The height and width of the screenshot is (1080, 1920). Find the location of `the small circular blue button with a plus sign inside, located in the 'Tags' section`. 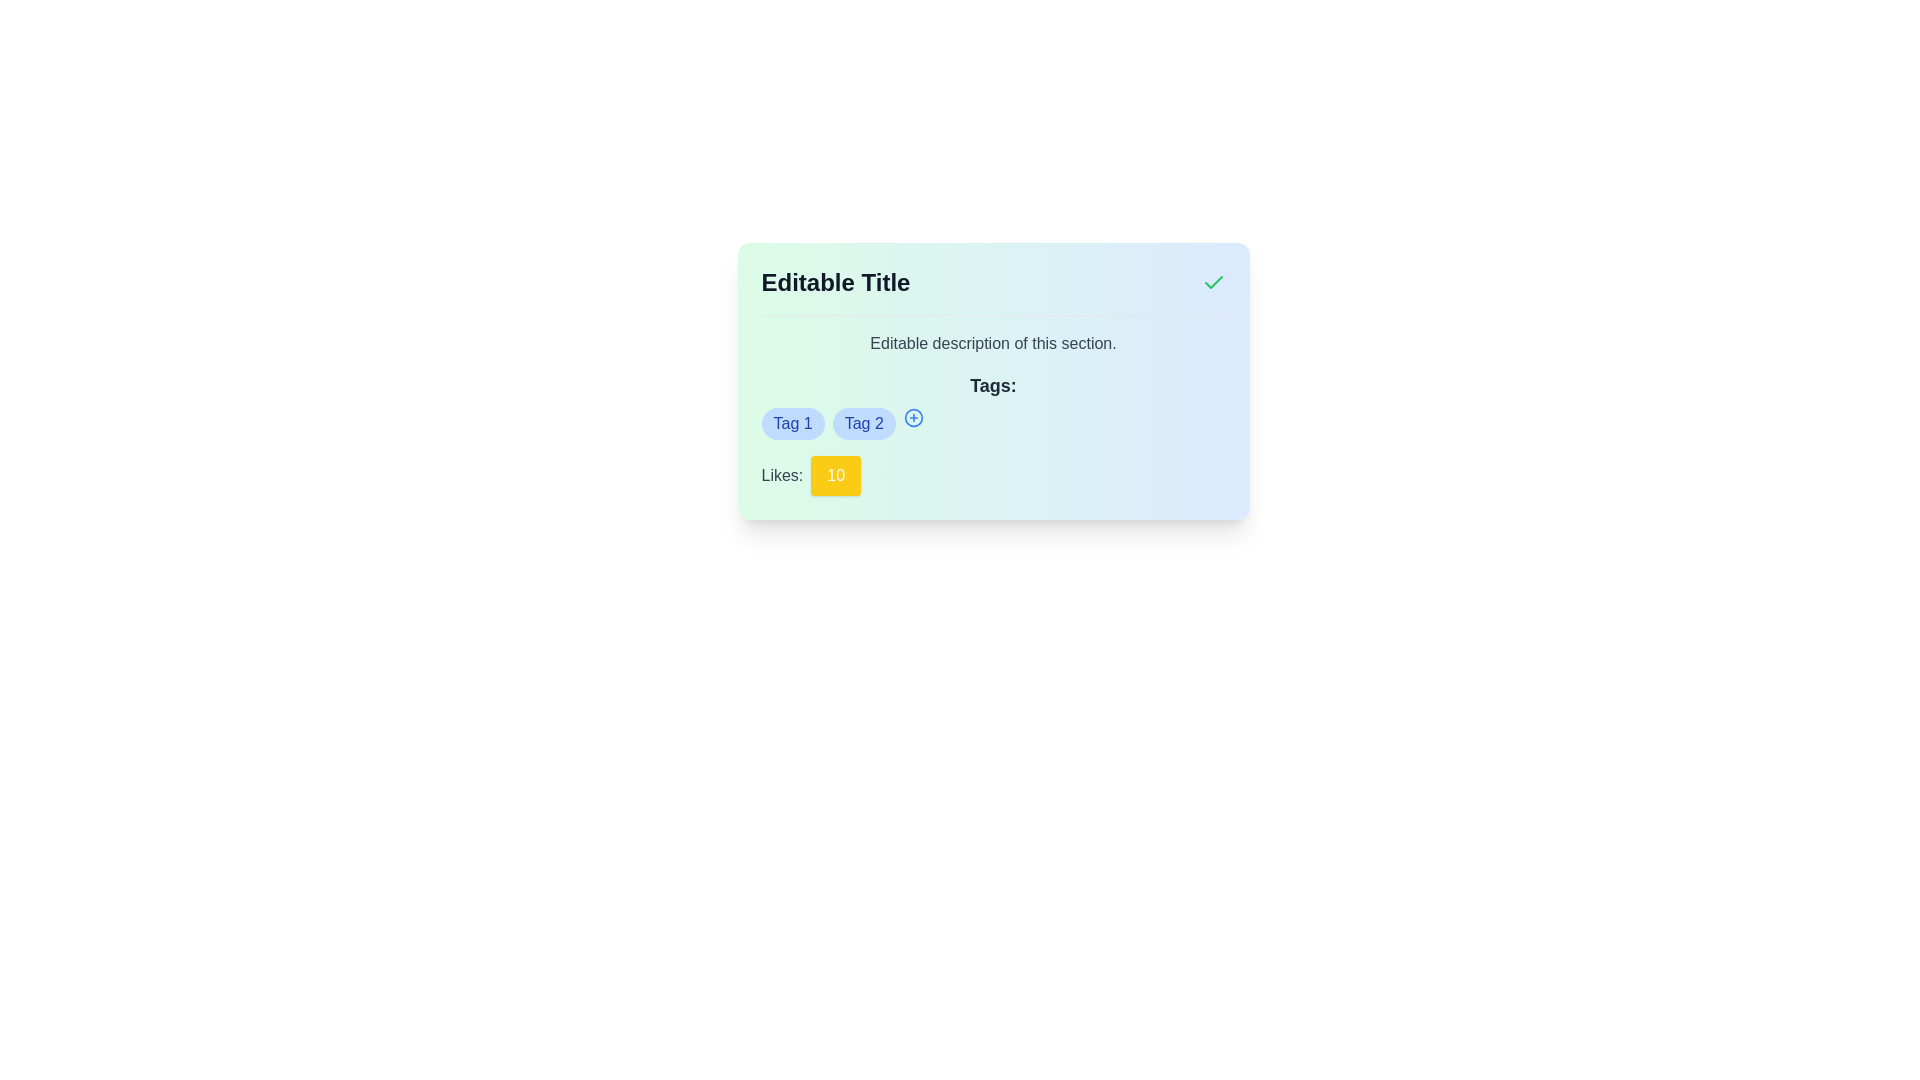

the small circular blue button with a plus sign inside, located in the 'Tags' section is located at coordinates (912, 416).